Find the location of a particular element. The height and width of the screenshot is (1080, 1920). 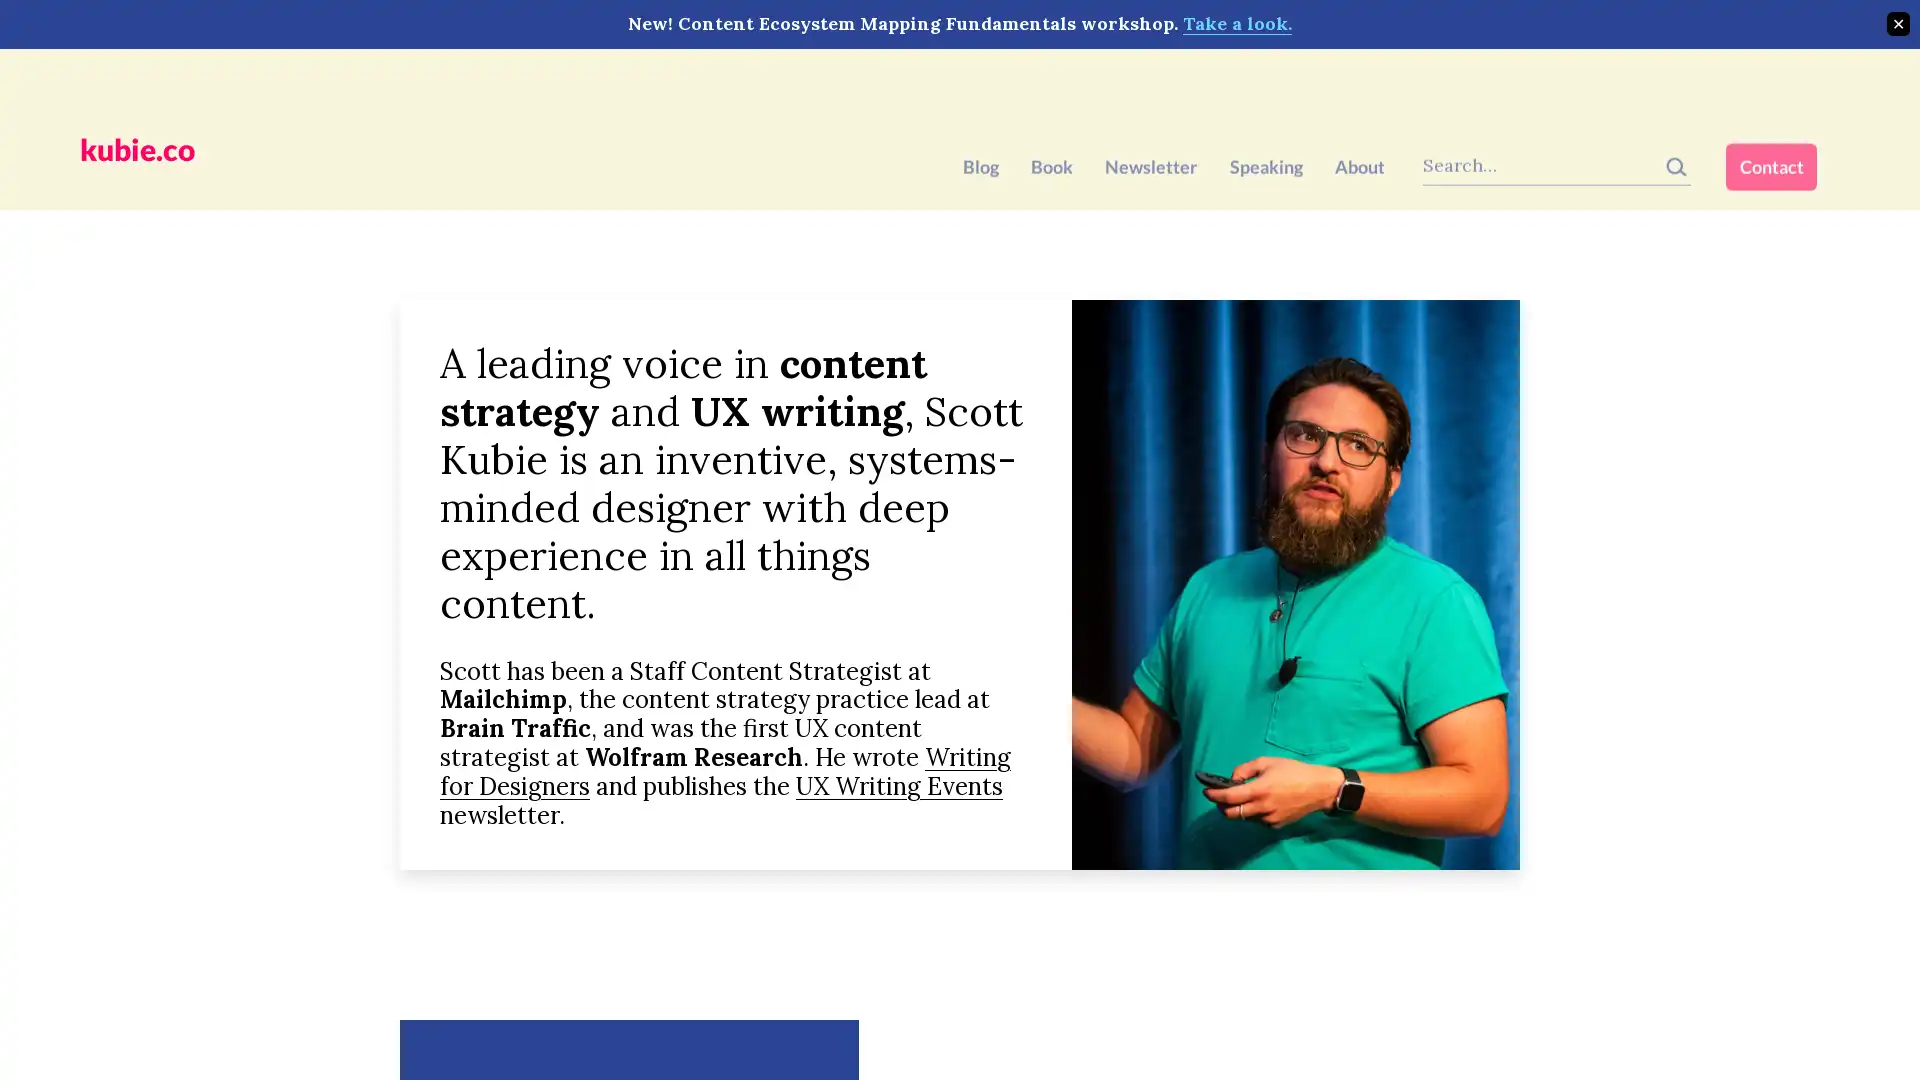

Search is located at coordinates (1698, 88).